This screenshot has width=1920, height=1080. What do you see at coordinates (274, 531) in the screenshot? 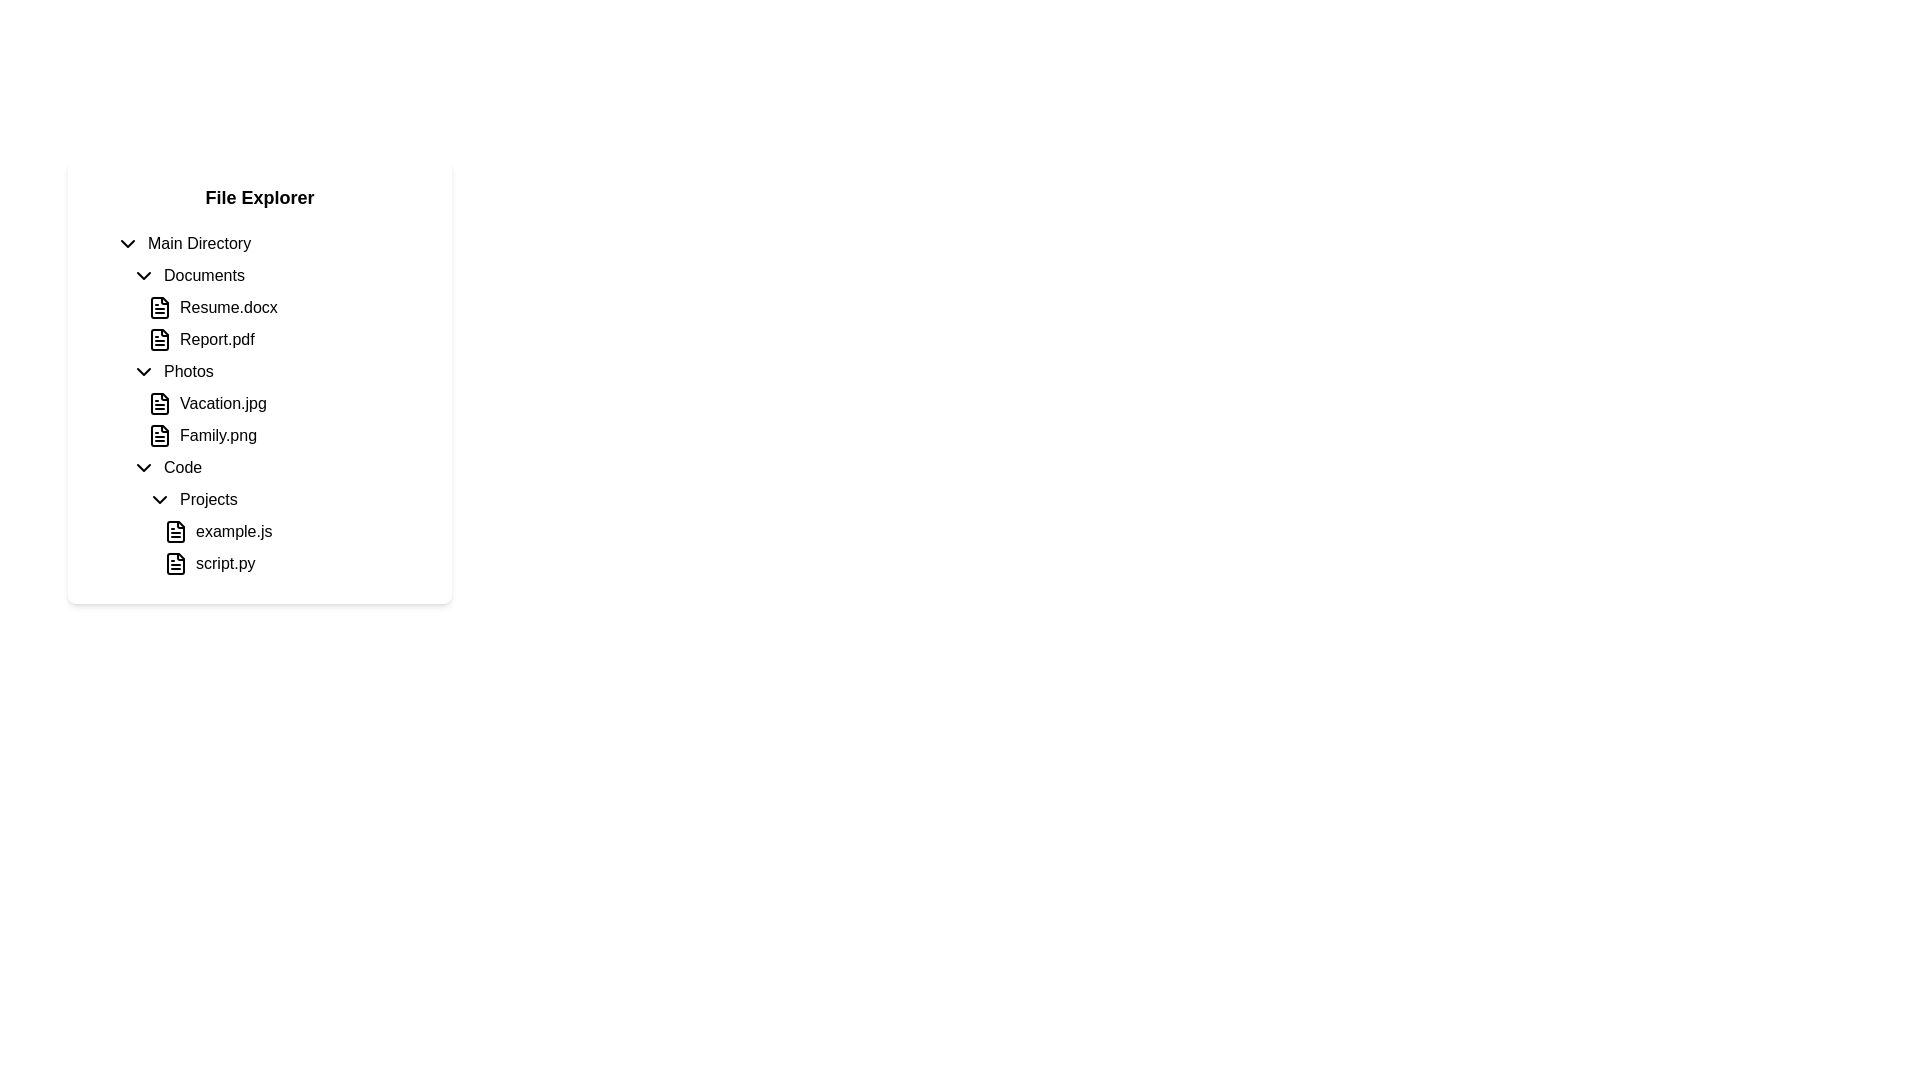
I see `the file entry named 'example.js'` at bounding box center [274, 531].